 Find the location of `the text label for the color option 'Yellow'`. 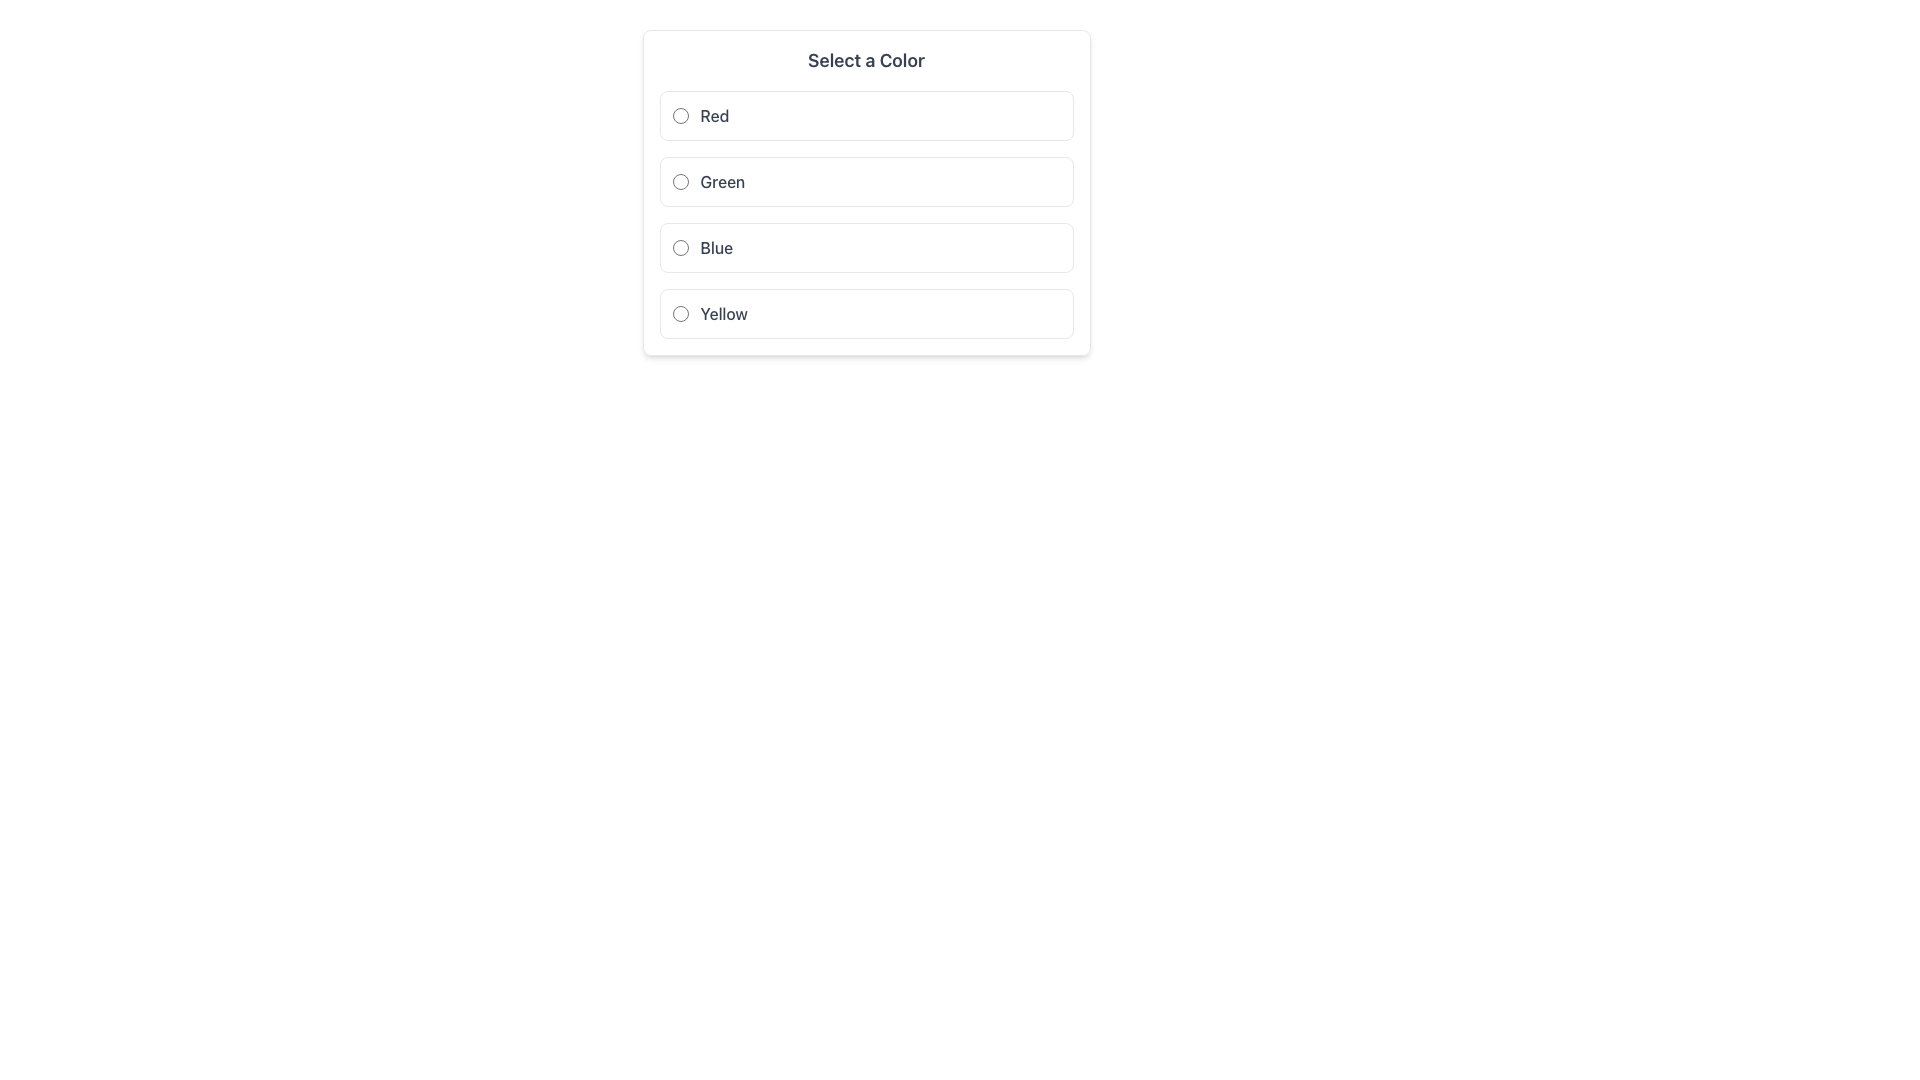

the text label for the color option 'Yellow' is located at coordinates (723, 313).